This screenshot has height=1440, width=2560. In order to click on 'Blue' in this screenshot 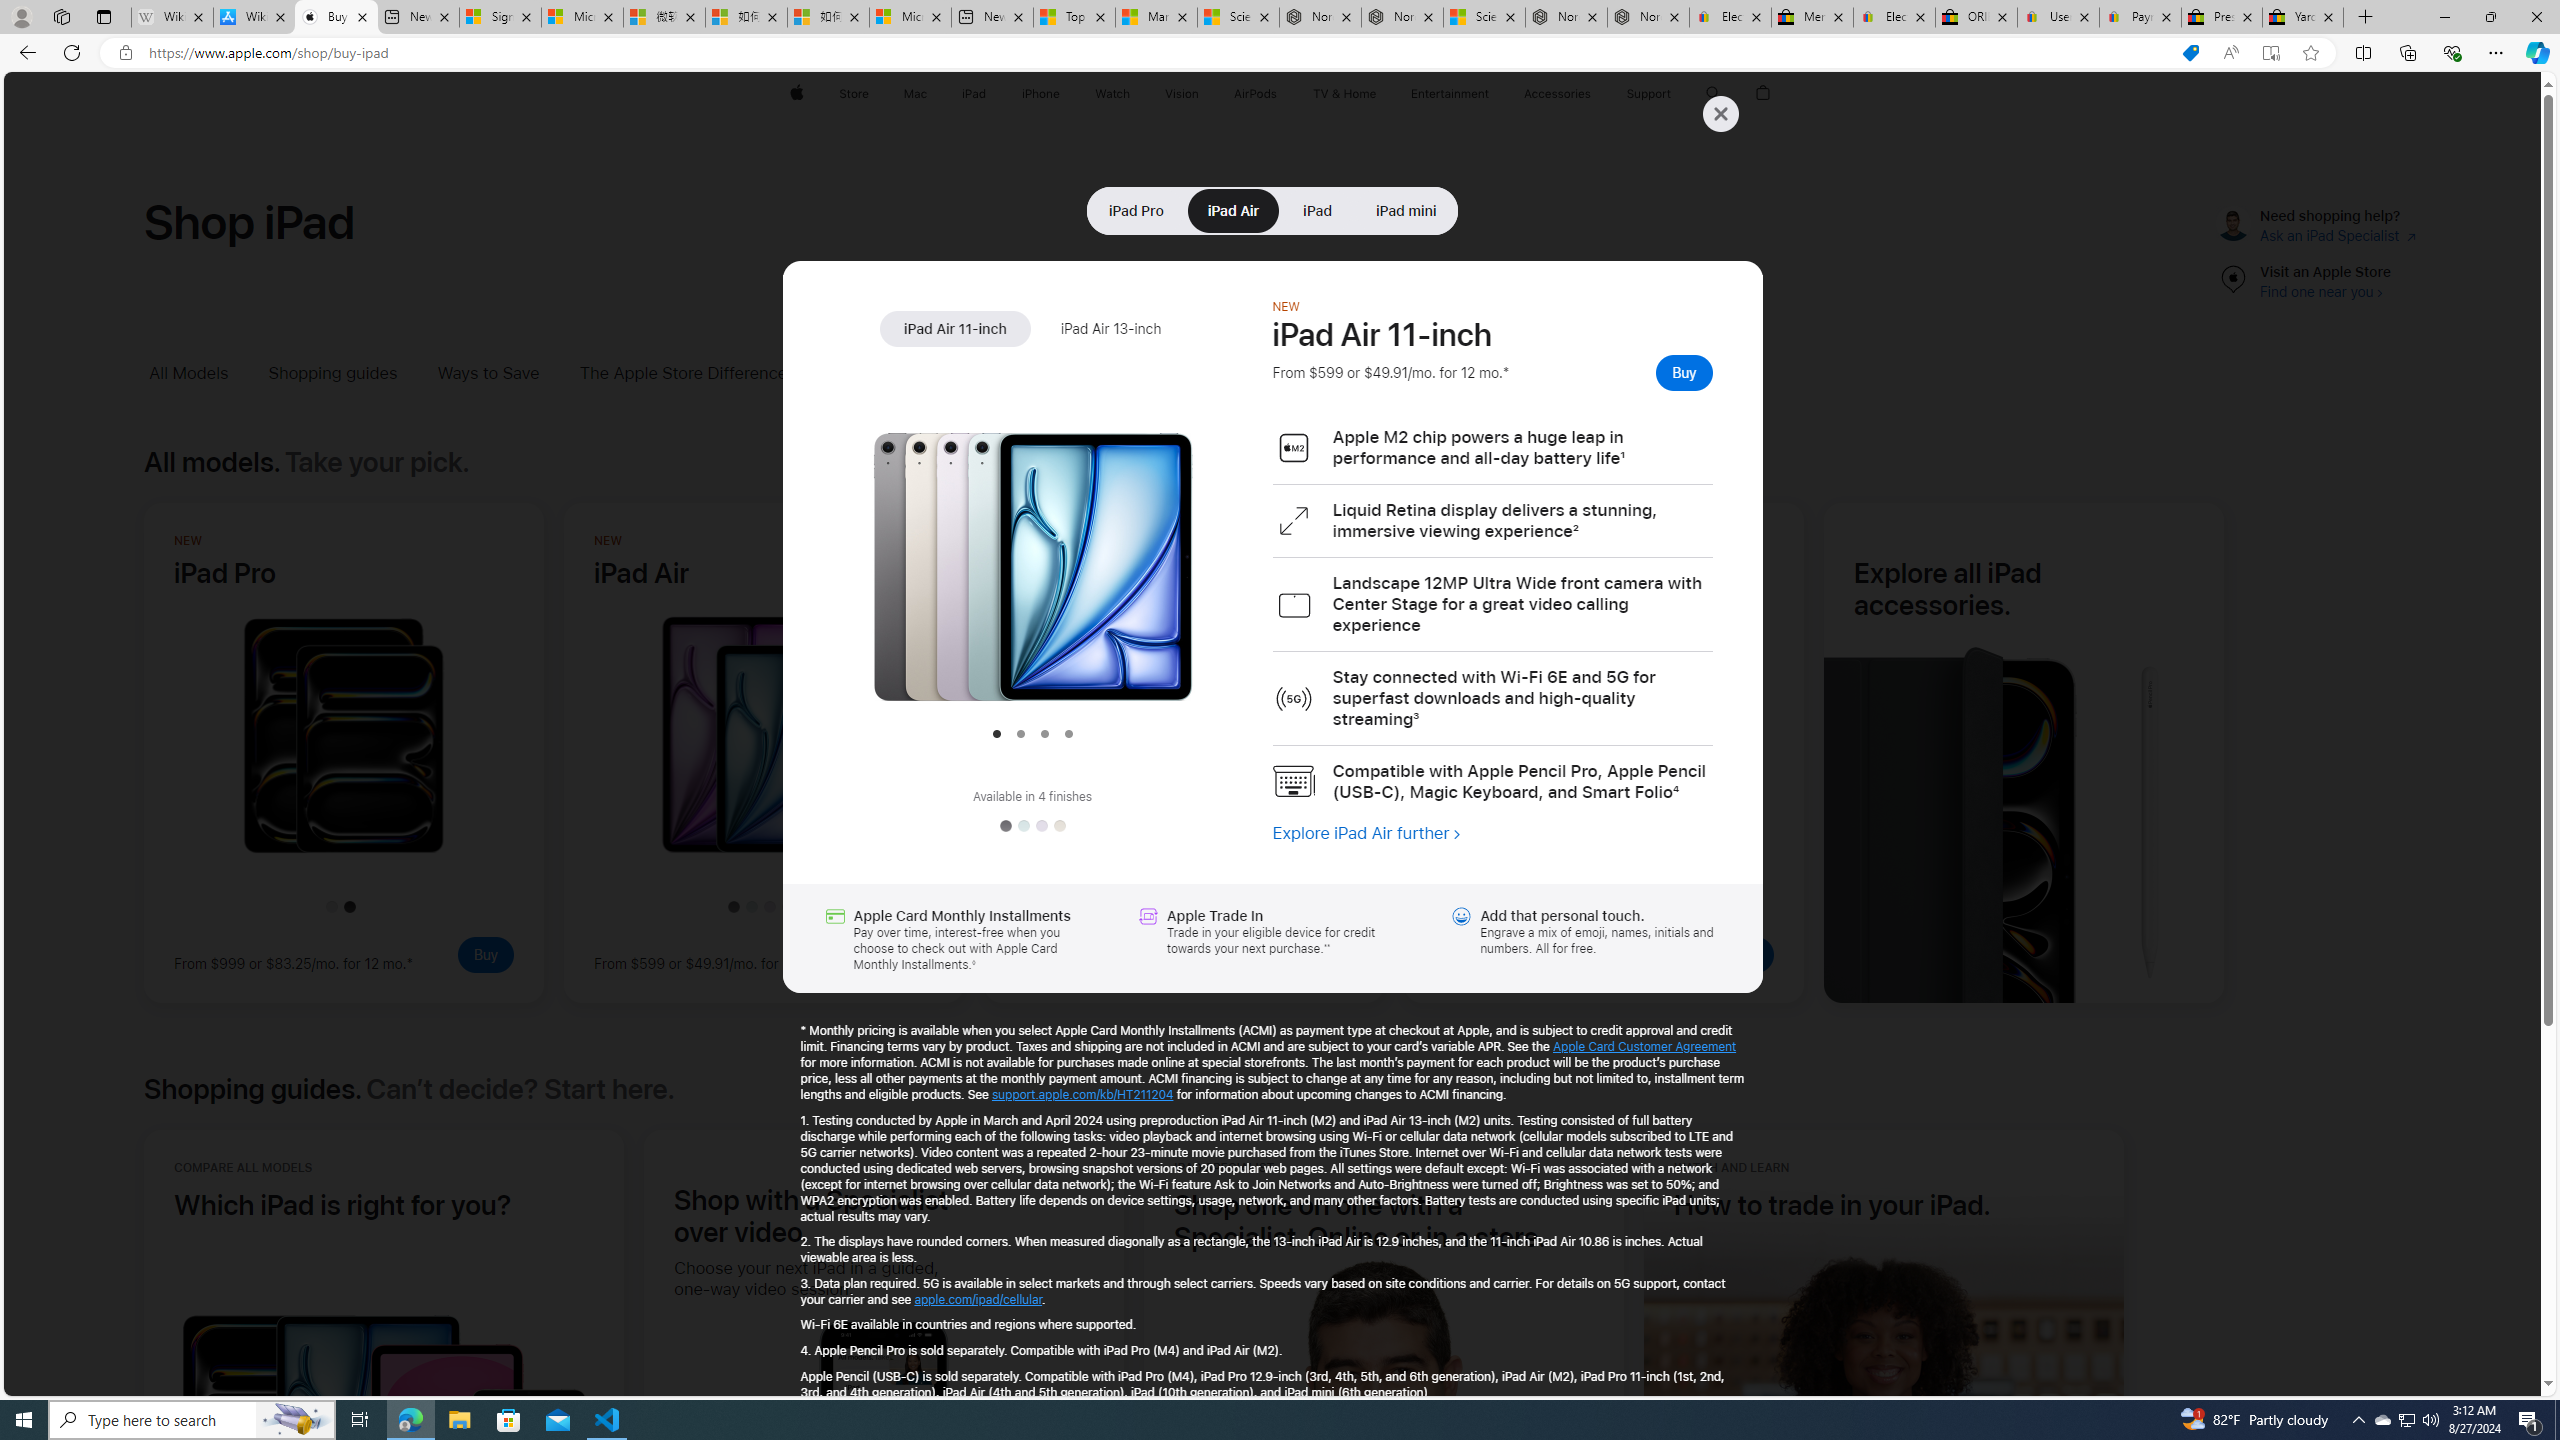, I will do `click(1022, 824)`.